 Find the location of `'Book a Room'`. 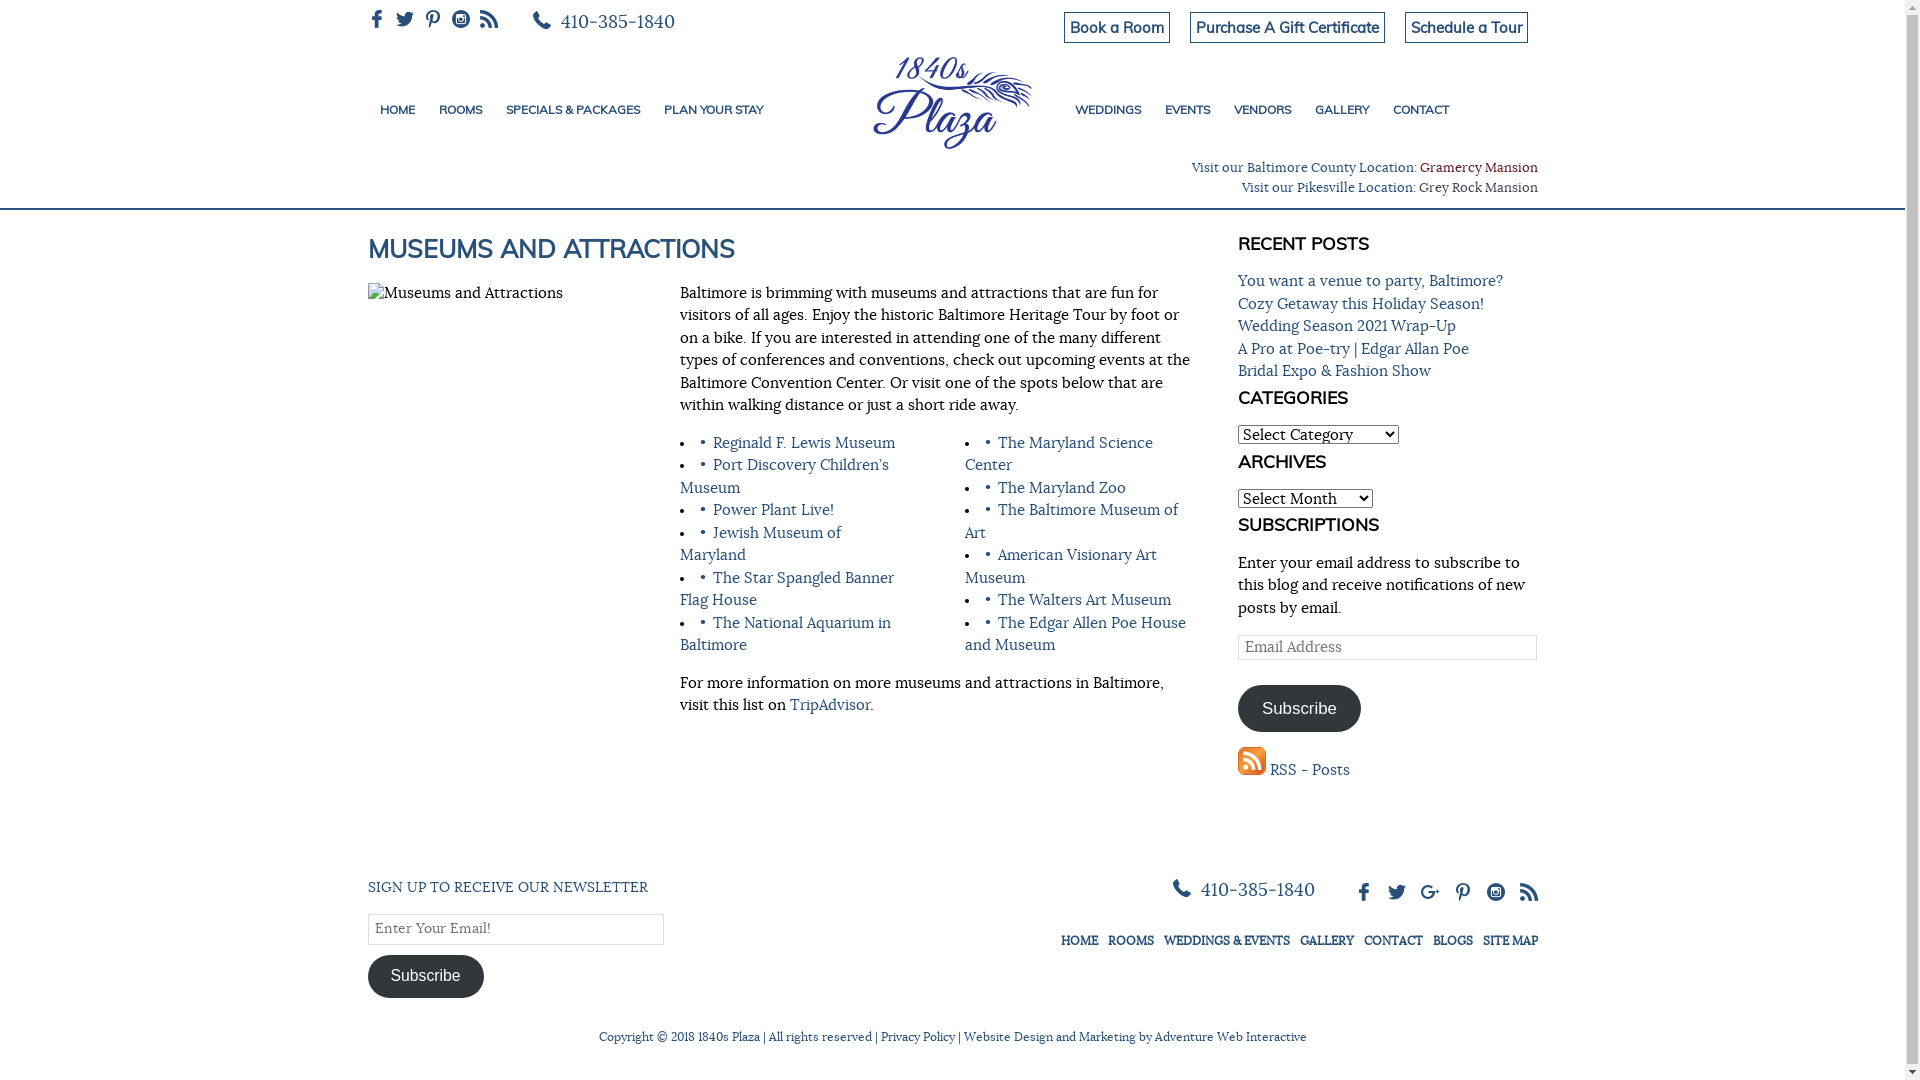

'Book a Room' is located at coordinates (1116, 27).